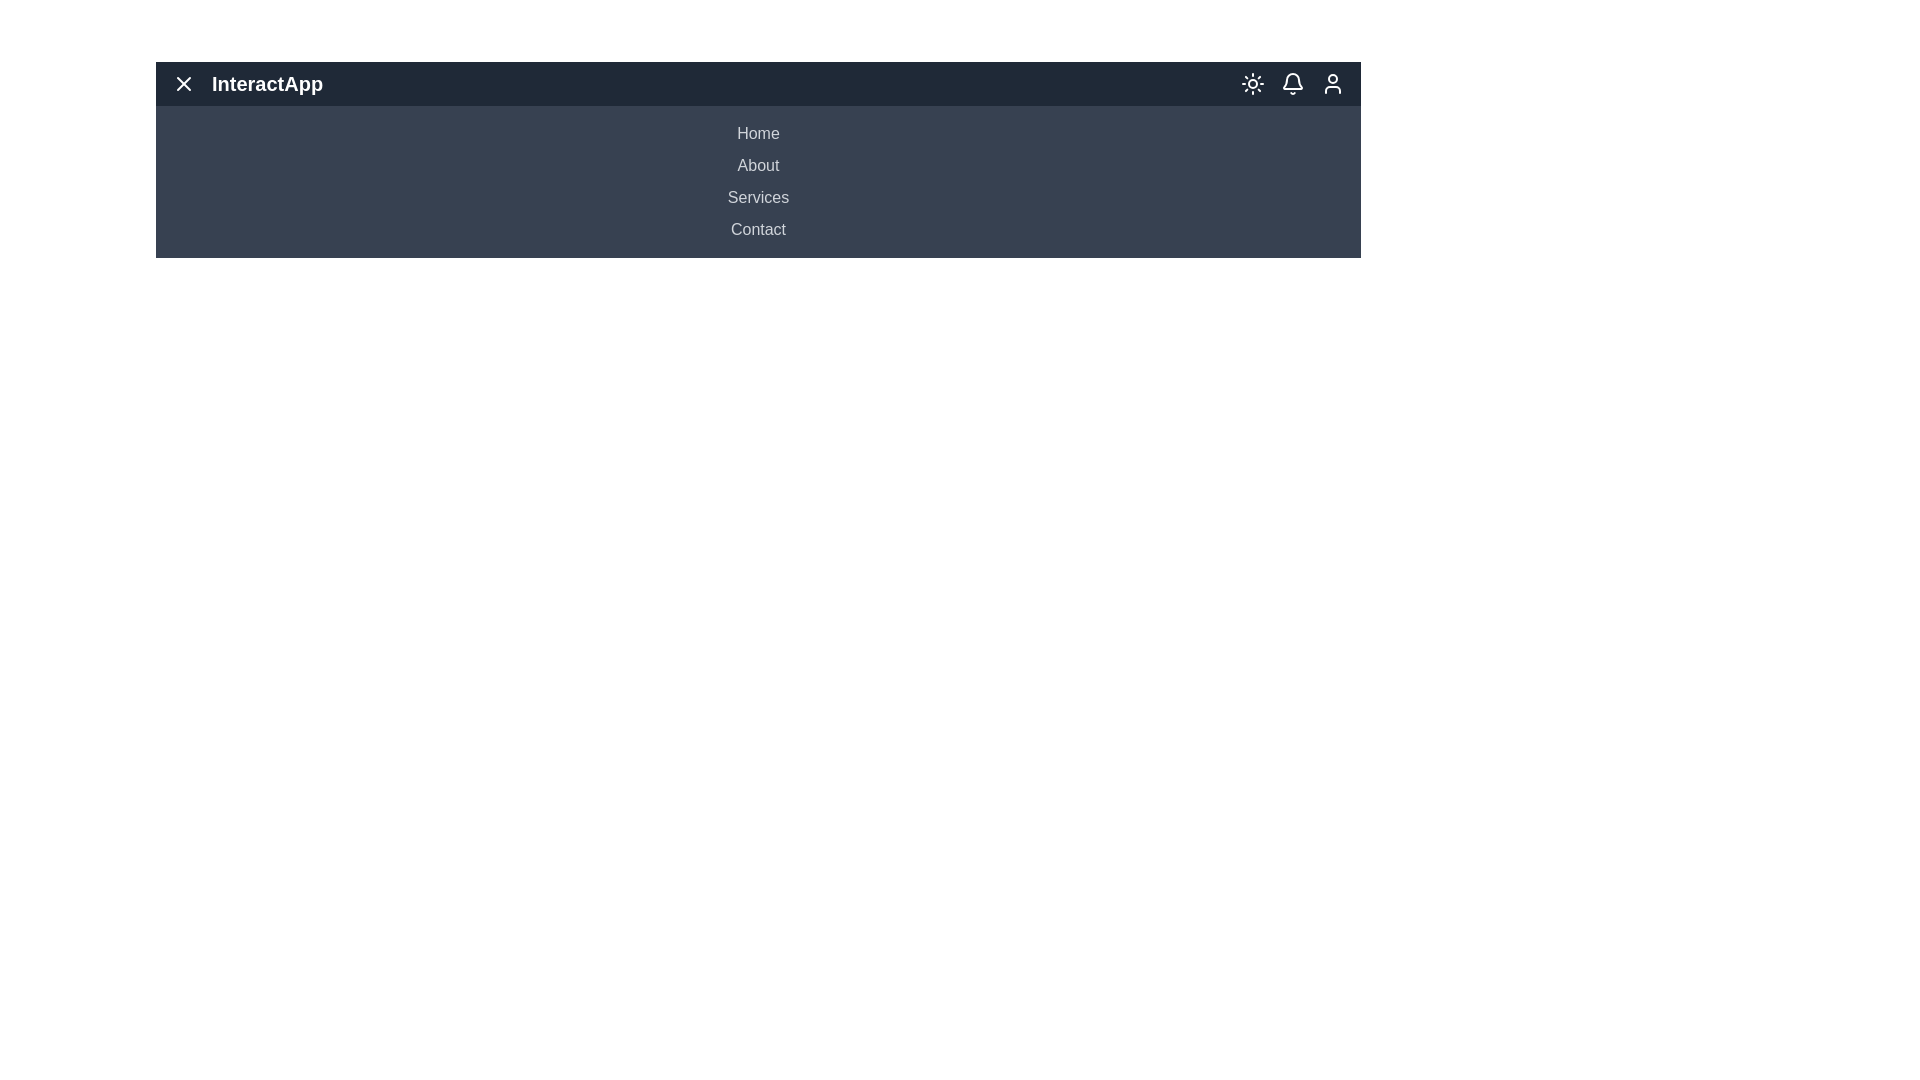 This screenshot has height=1080, width=1920. I want to click on the menu item Home to navigate to the respective section, so click(757, 134).